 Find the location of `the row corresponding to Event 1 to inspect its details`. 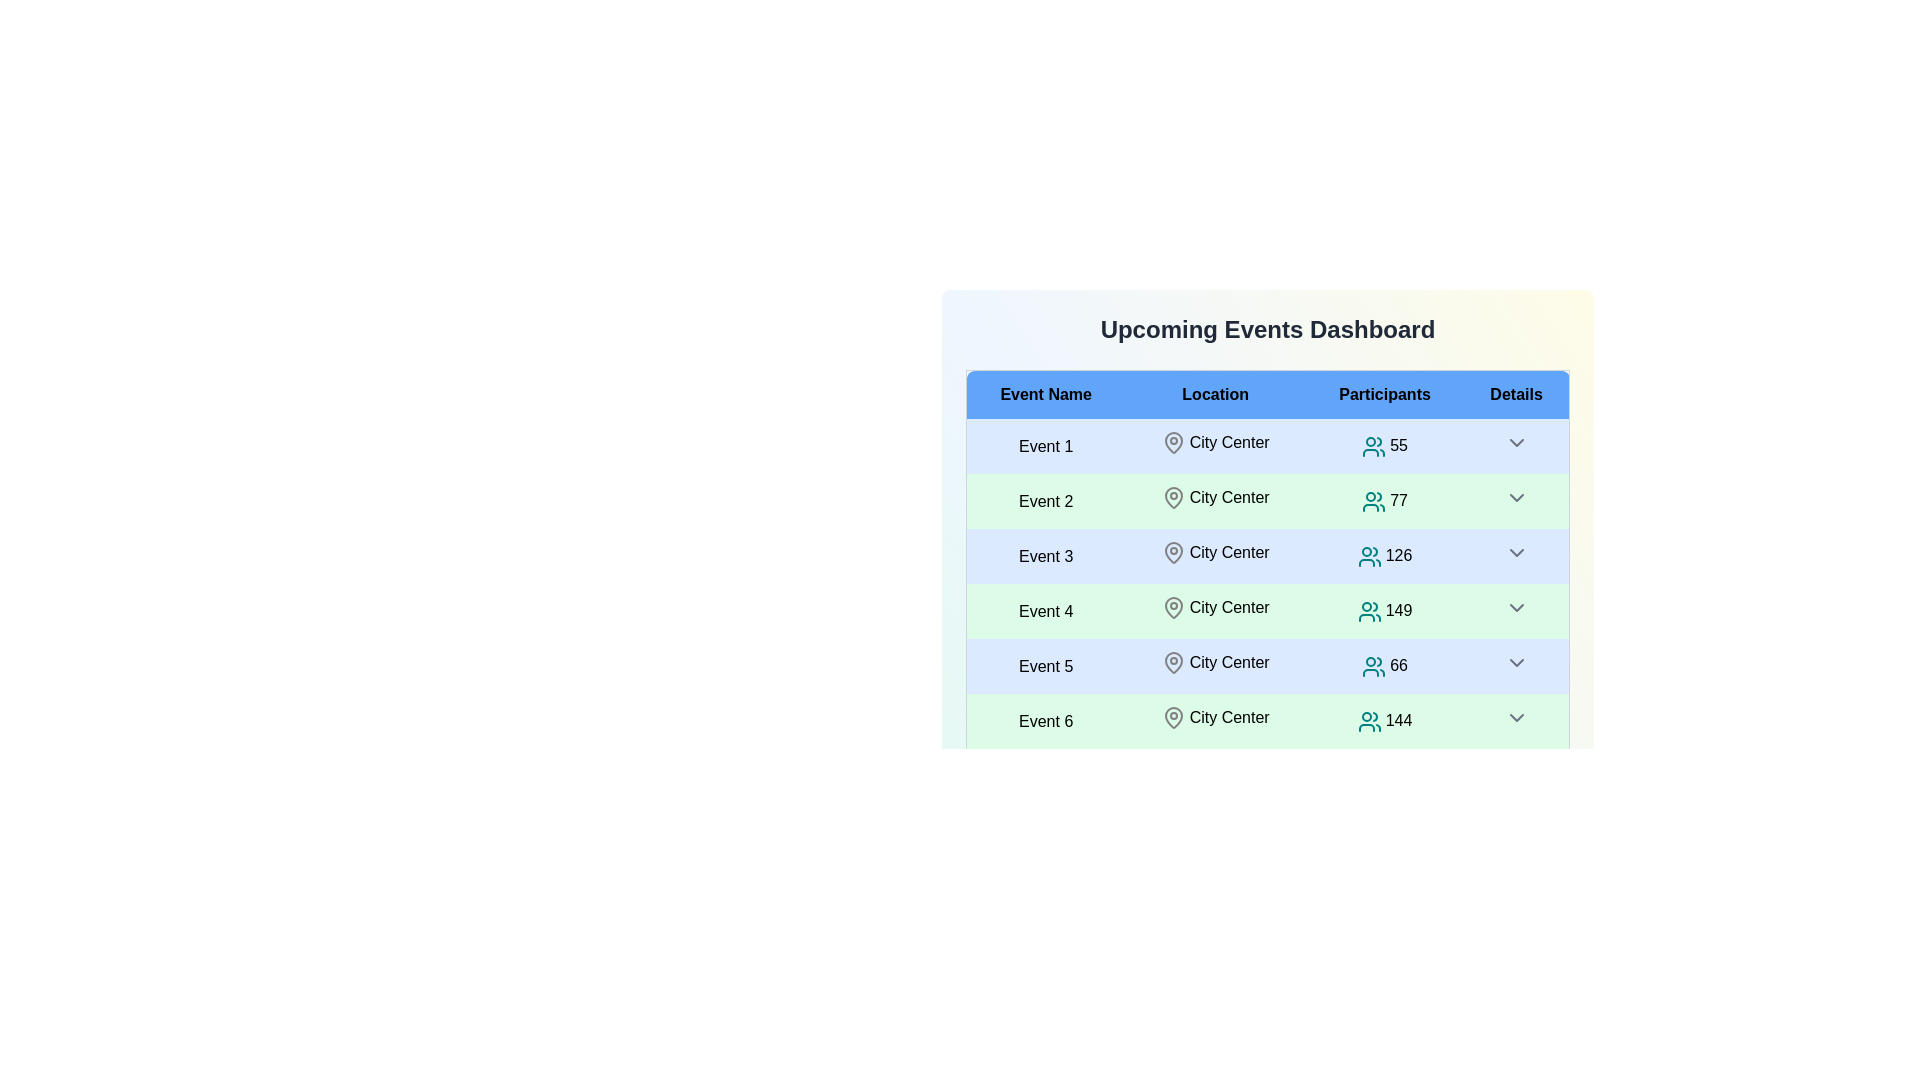

the row corresponding to Event 1 to inspect its details is located at coordinates (1045, 445).